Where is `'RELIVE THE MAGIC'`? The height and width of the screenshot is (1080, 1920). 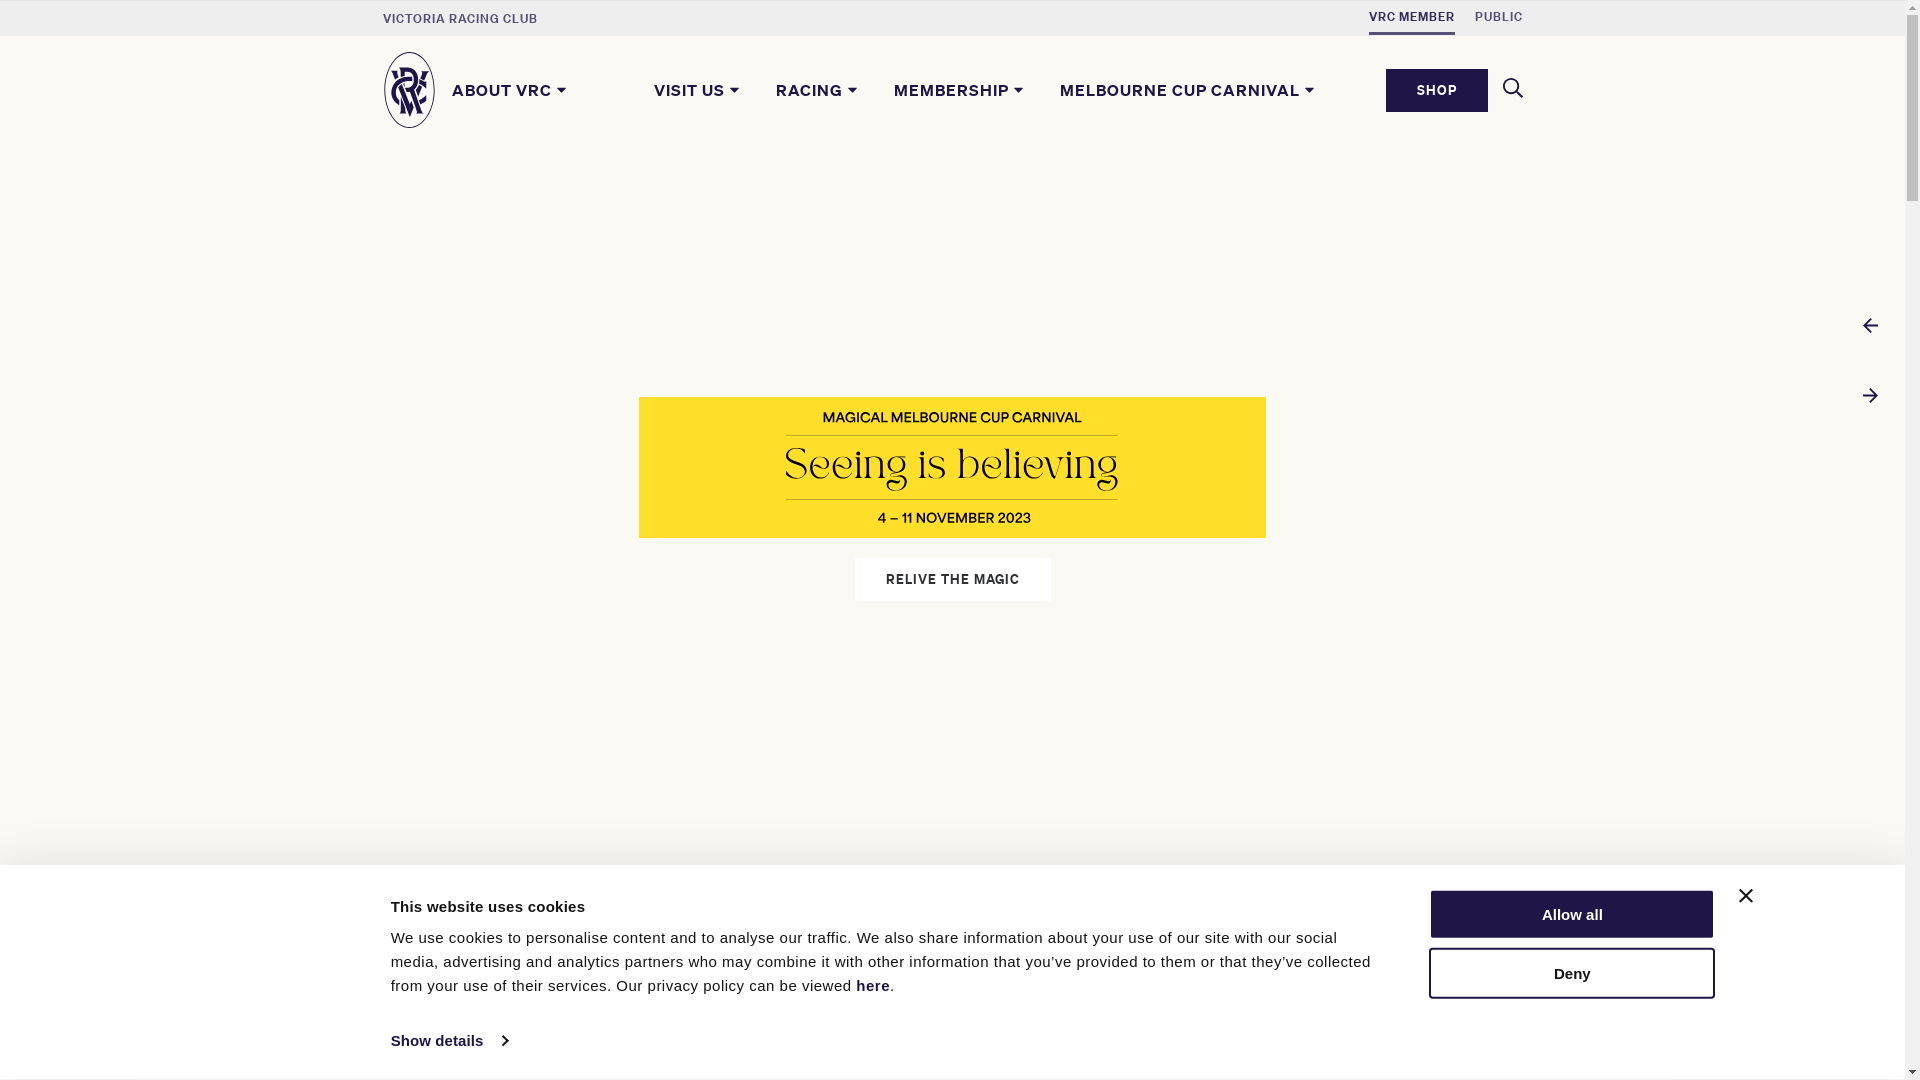
'RELIVE THE MAGIC' is located at coordinates (950, 579).